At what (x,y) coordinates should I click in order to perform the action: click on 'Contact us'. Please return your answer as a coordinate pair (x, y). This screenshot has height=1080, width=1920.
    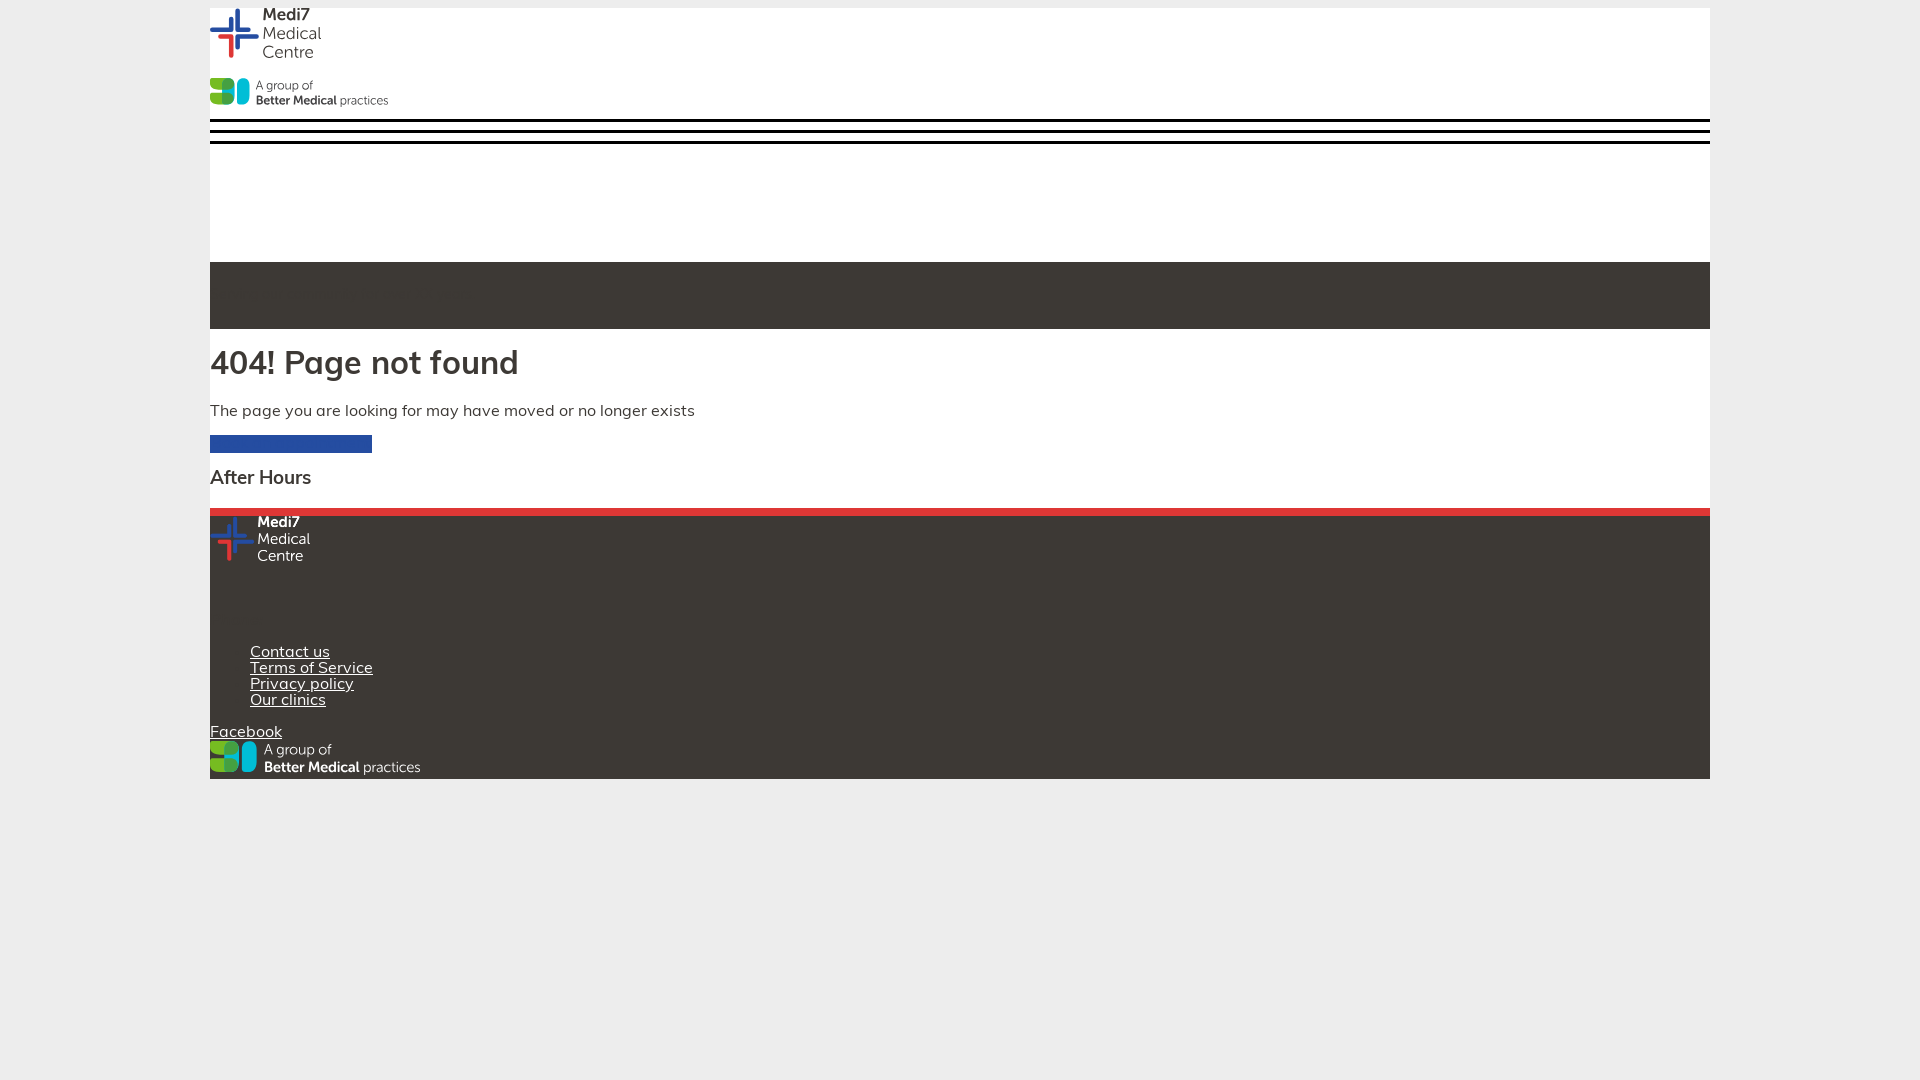
    Looking at the image, I should click on (288, 652).